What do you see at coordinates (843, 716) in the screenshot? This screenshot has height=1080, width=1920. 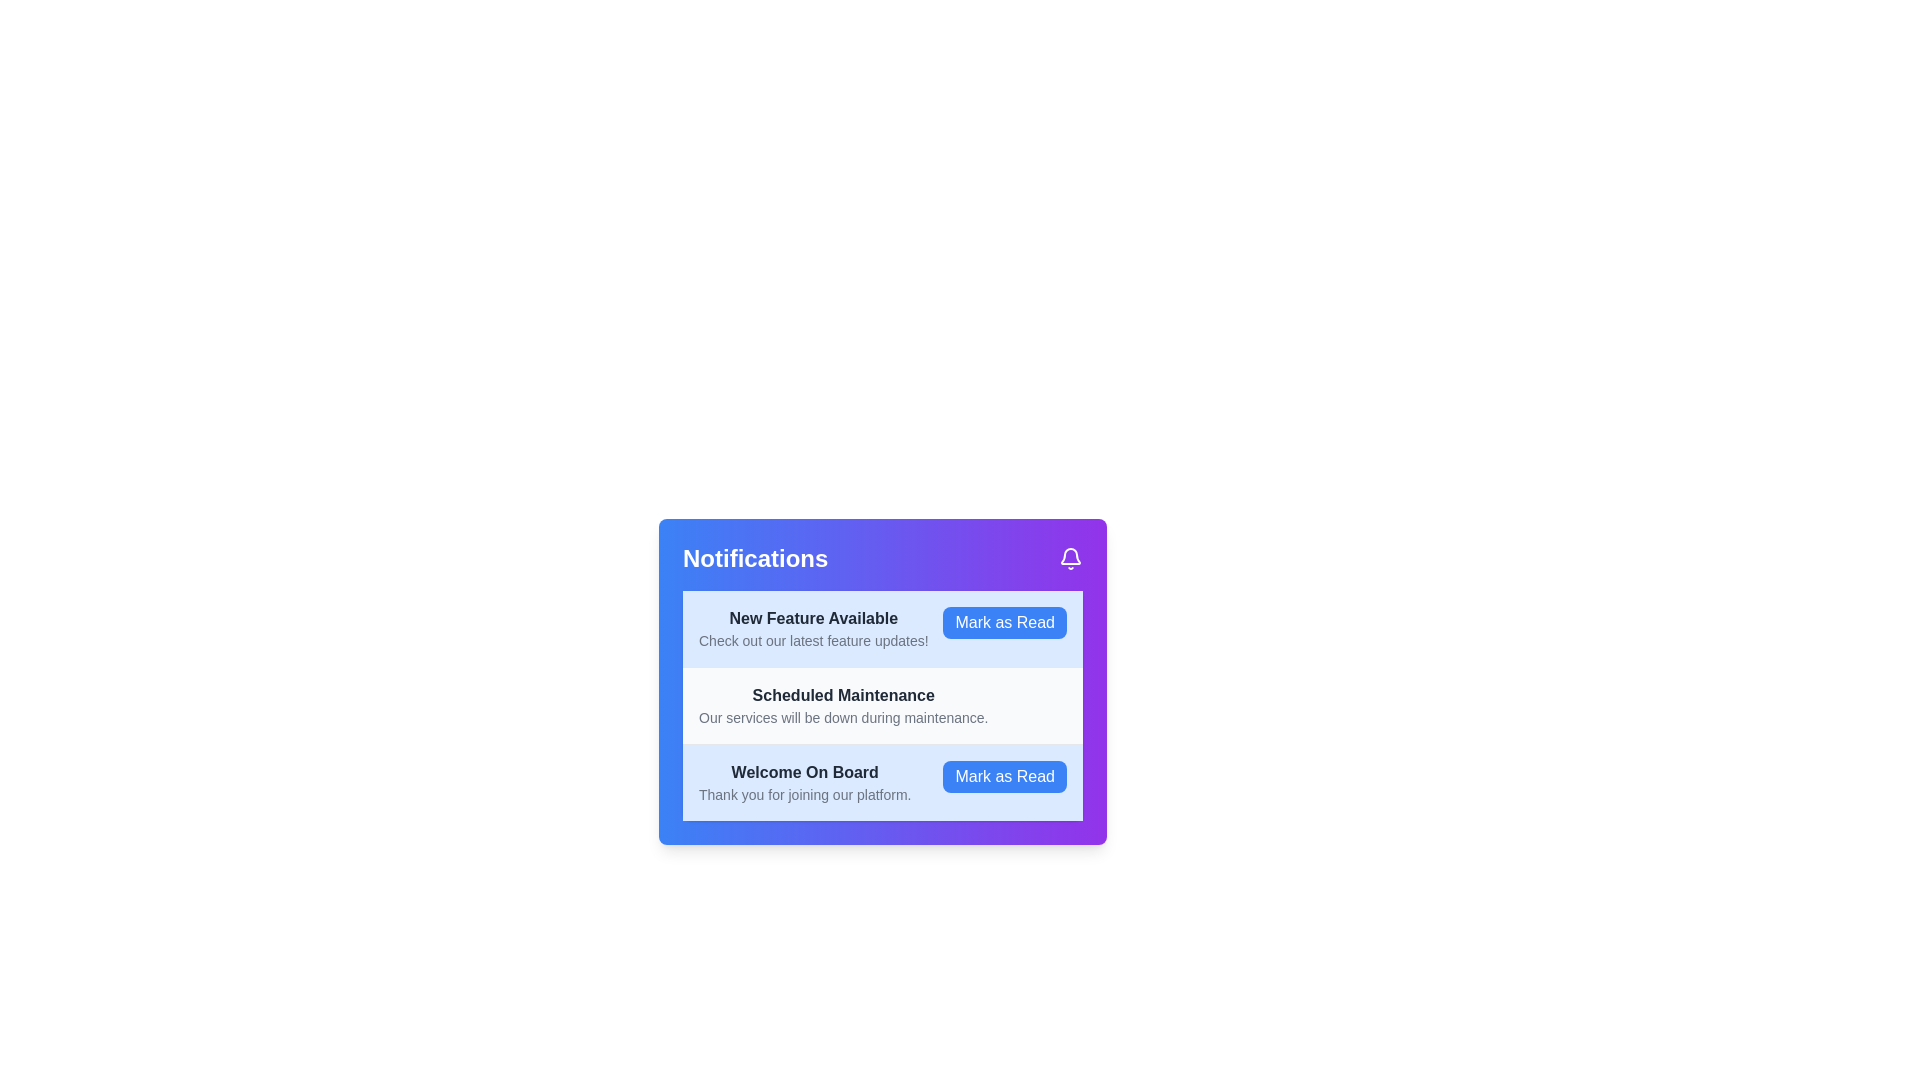 I see `the informational text displaying 'Our services will be down during maintenance.' located within the notification card layout under the 'Scheduled Maintenance' heading` at bounding box center [843, 716].